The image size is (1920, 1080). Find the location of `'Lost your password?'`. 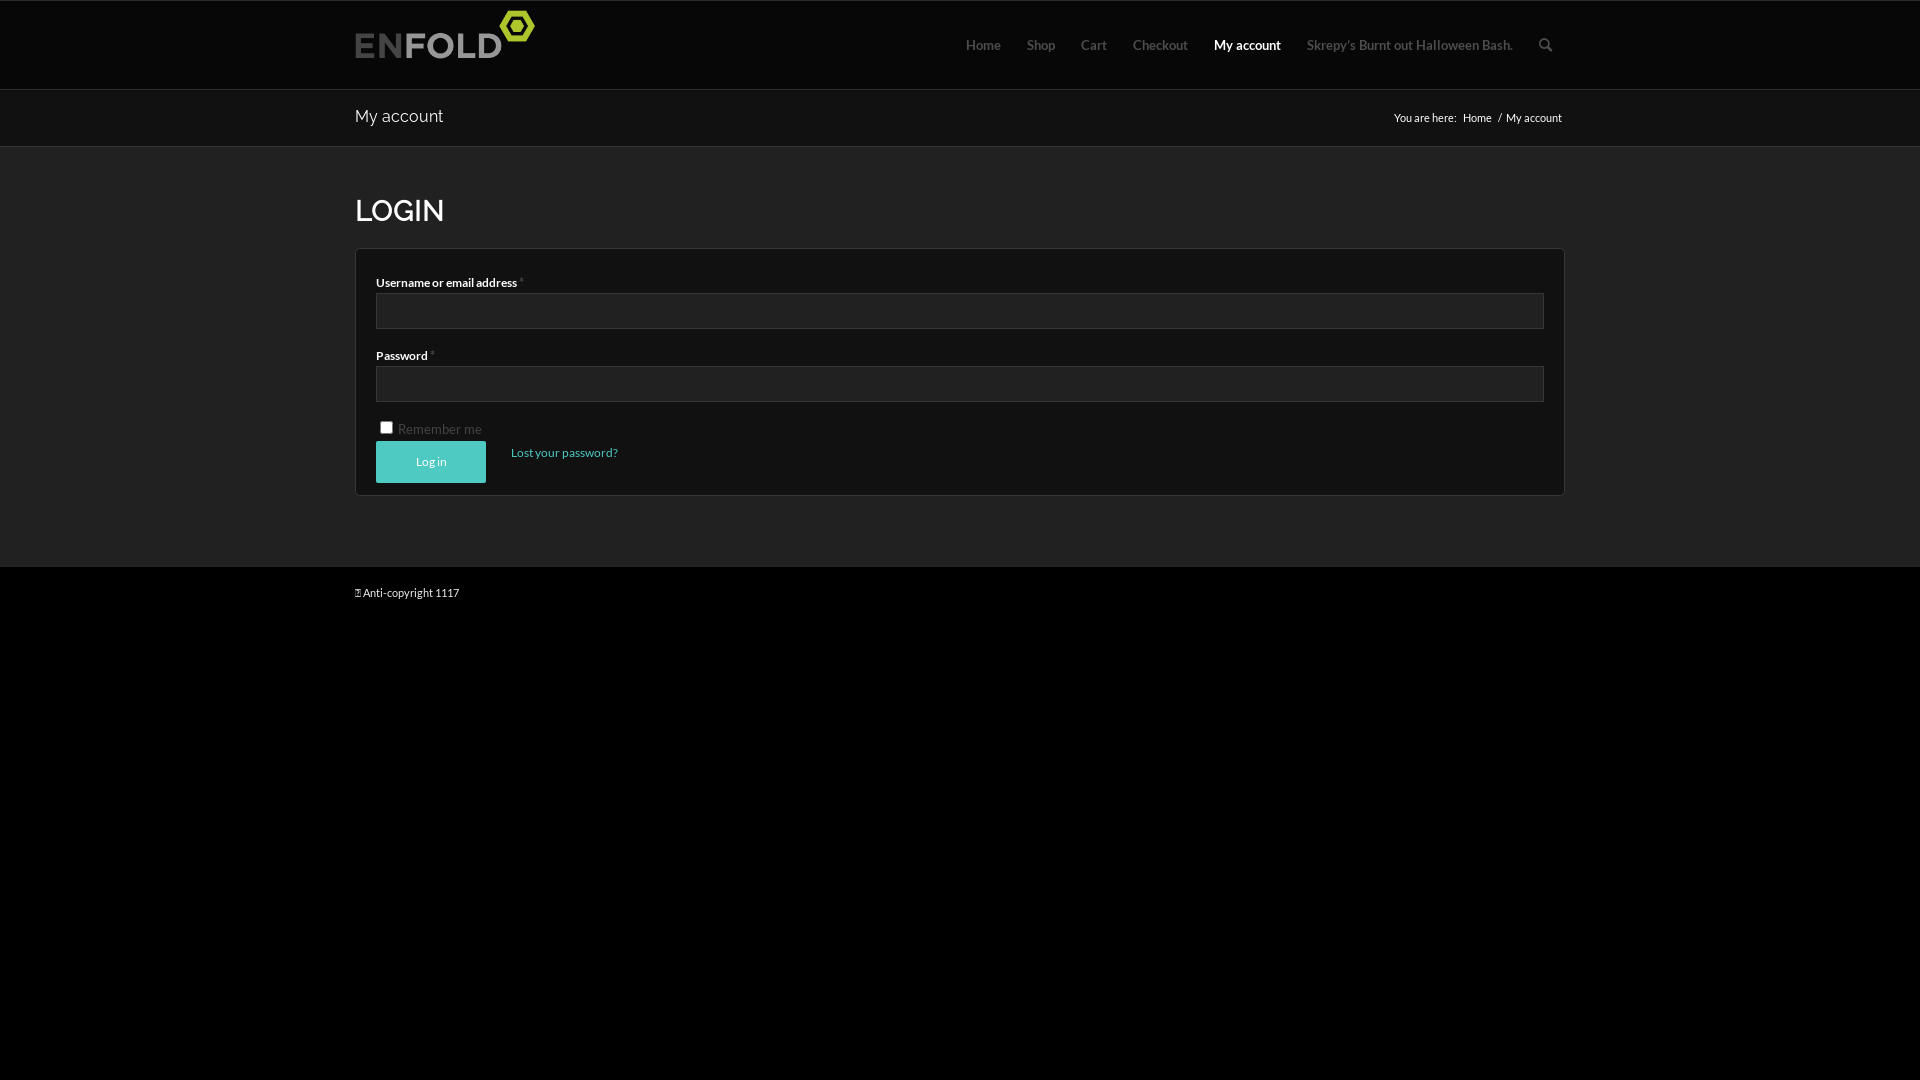

'Lost your password?' is located at coordinates (563, 452).